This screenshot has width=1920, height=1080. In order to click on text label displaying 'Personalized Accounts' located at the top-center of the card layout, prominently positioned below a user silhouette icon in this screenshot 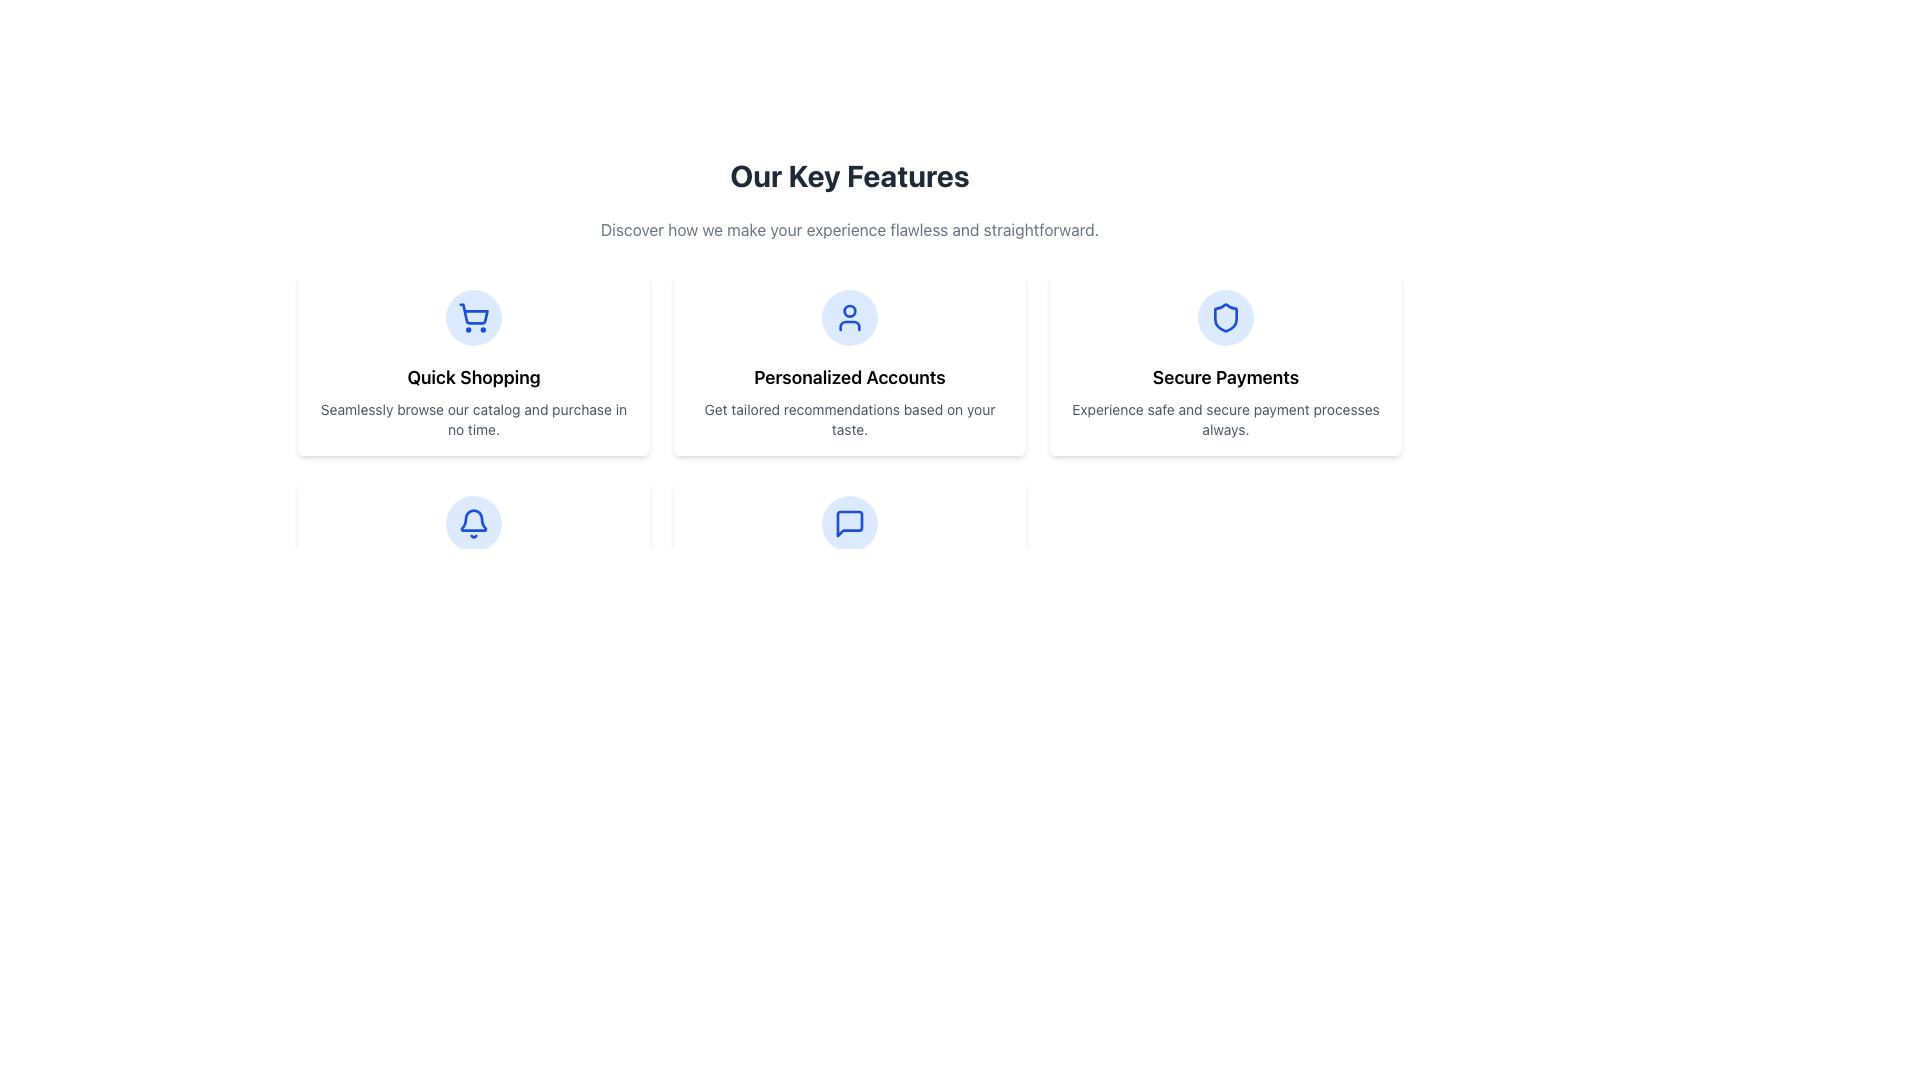, I will do `click(849, 378)`.